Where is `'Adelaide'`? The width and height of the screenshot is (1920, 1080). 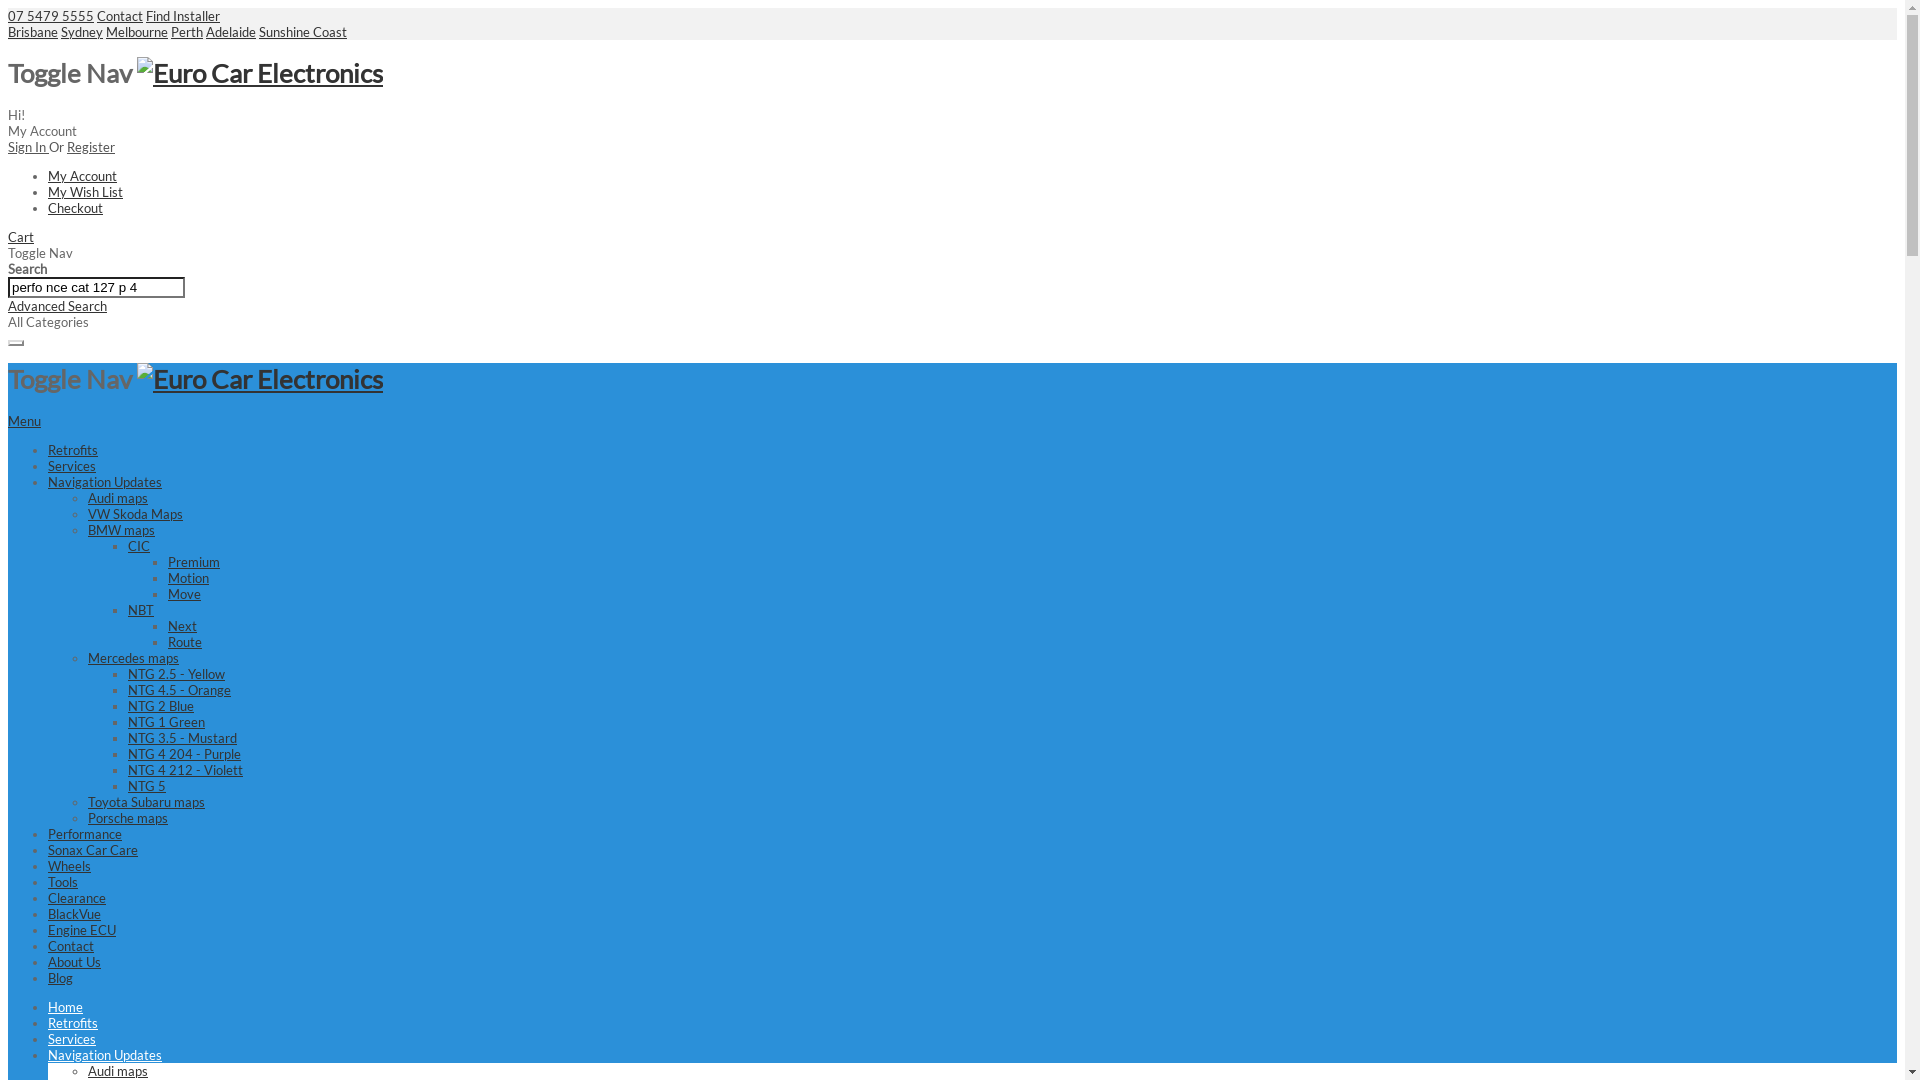
'Adelaide' is located at coordinates (230, 31).